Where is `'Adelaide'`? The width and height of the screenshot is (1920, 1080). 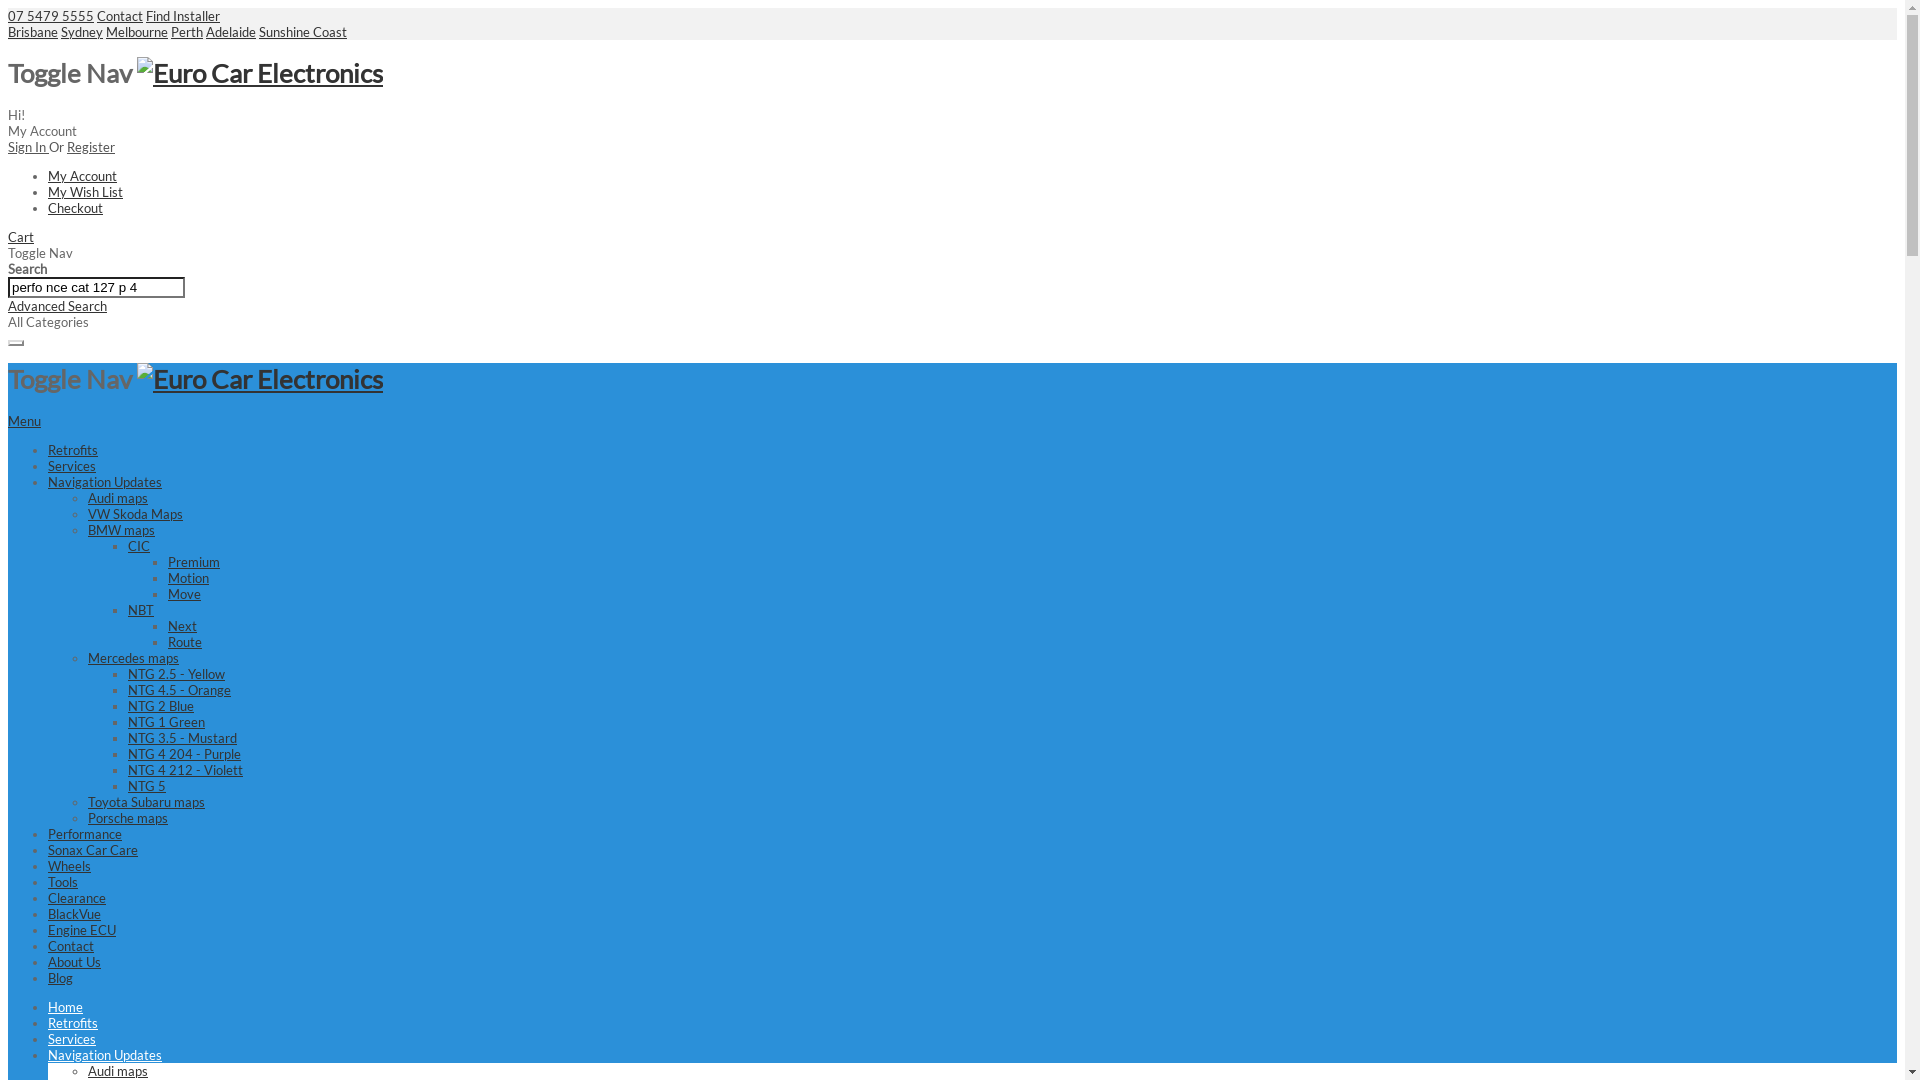
'Adelaide' is located at coordinates (230, 31).